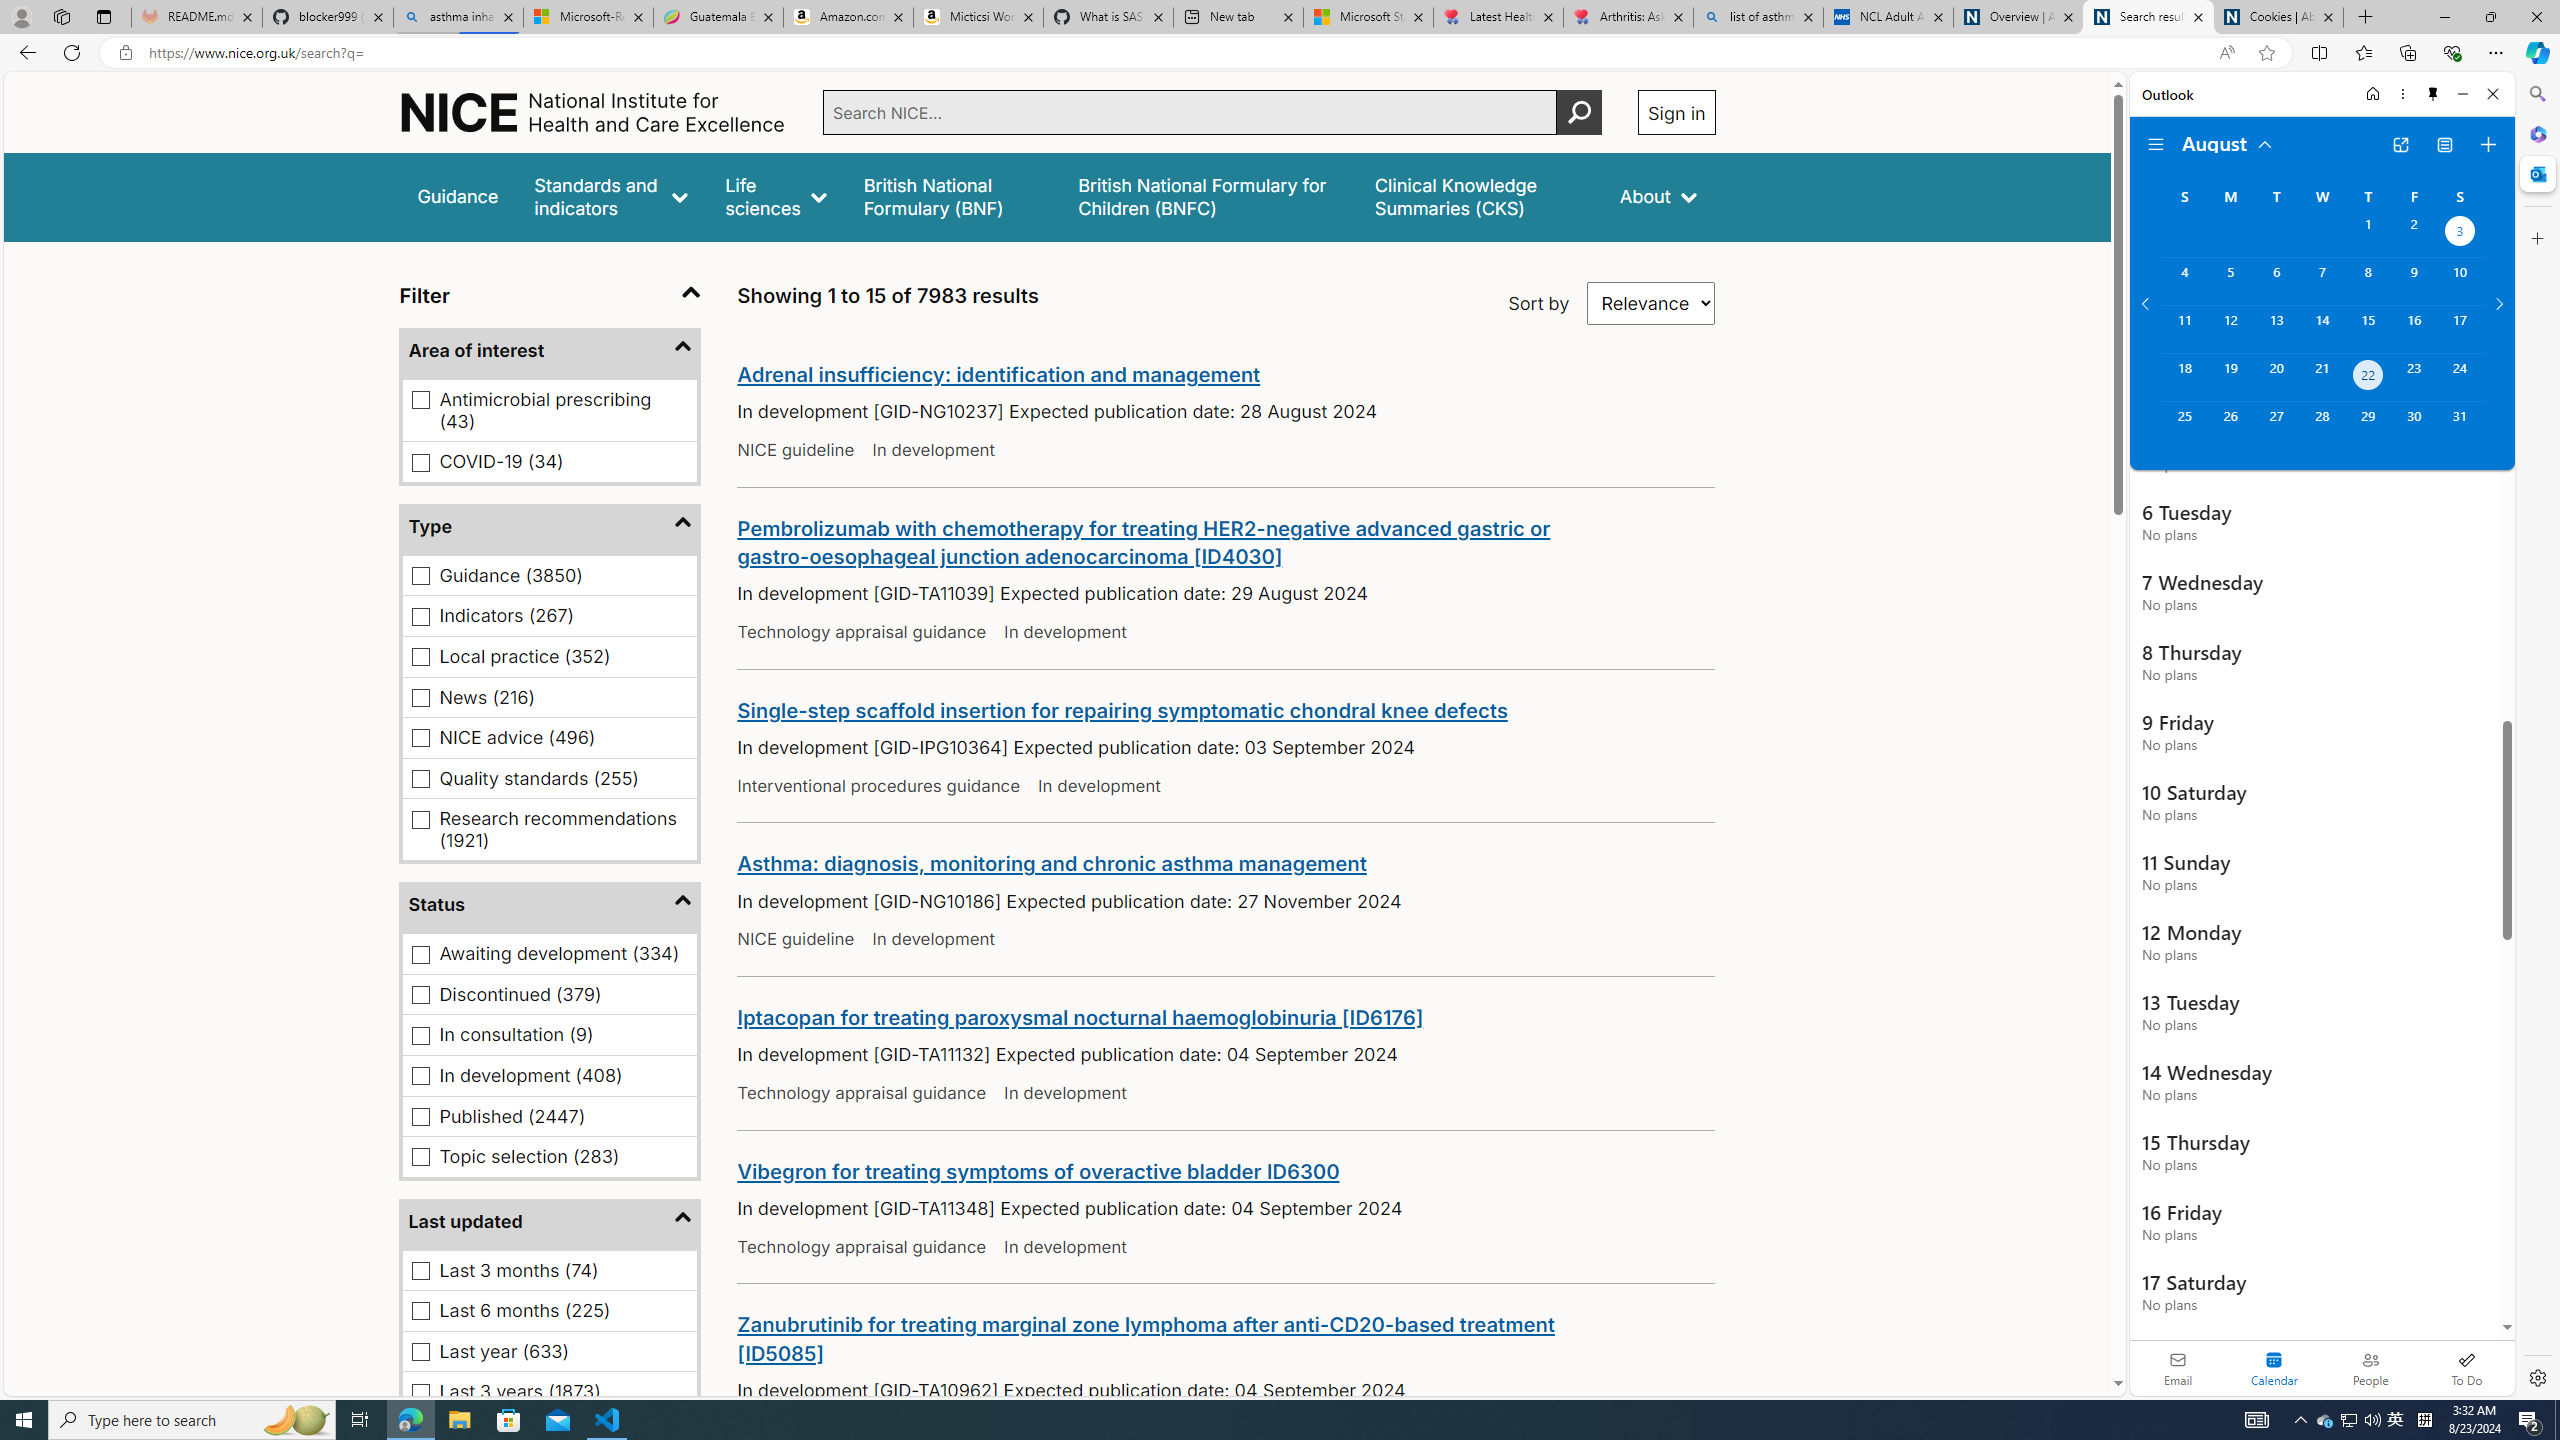  Describe the element at coordinates (2320, 425) in the screenshot. I see `'Wednesday, August 28, 2024. '` at that location.